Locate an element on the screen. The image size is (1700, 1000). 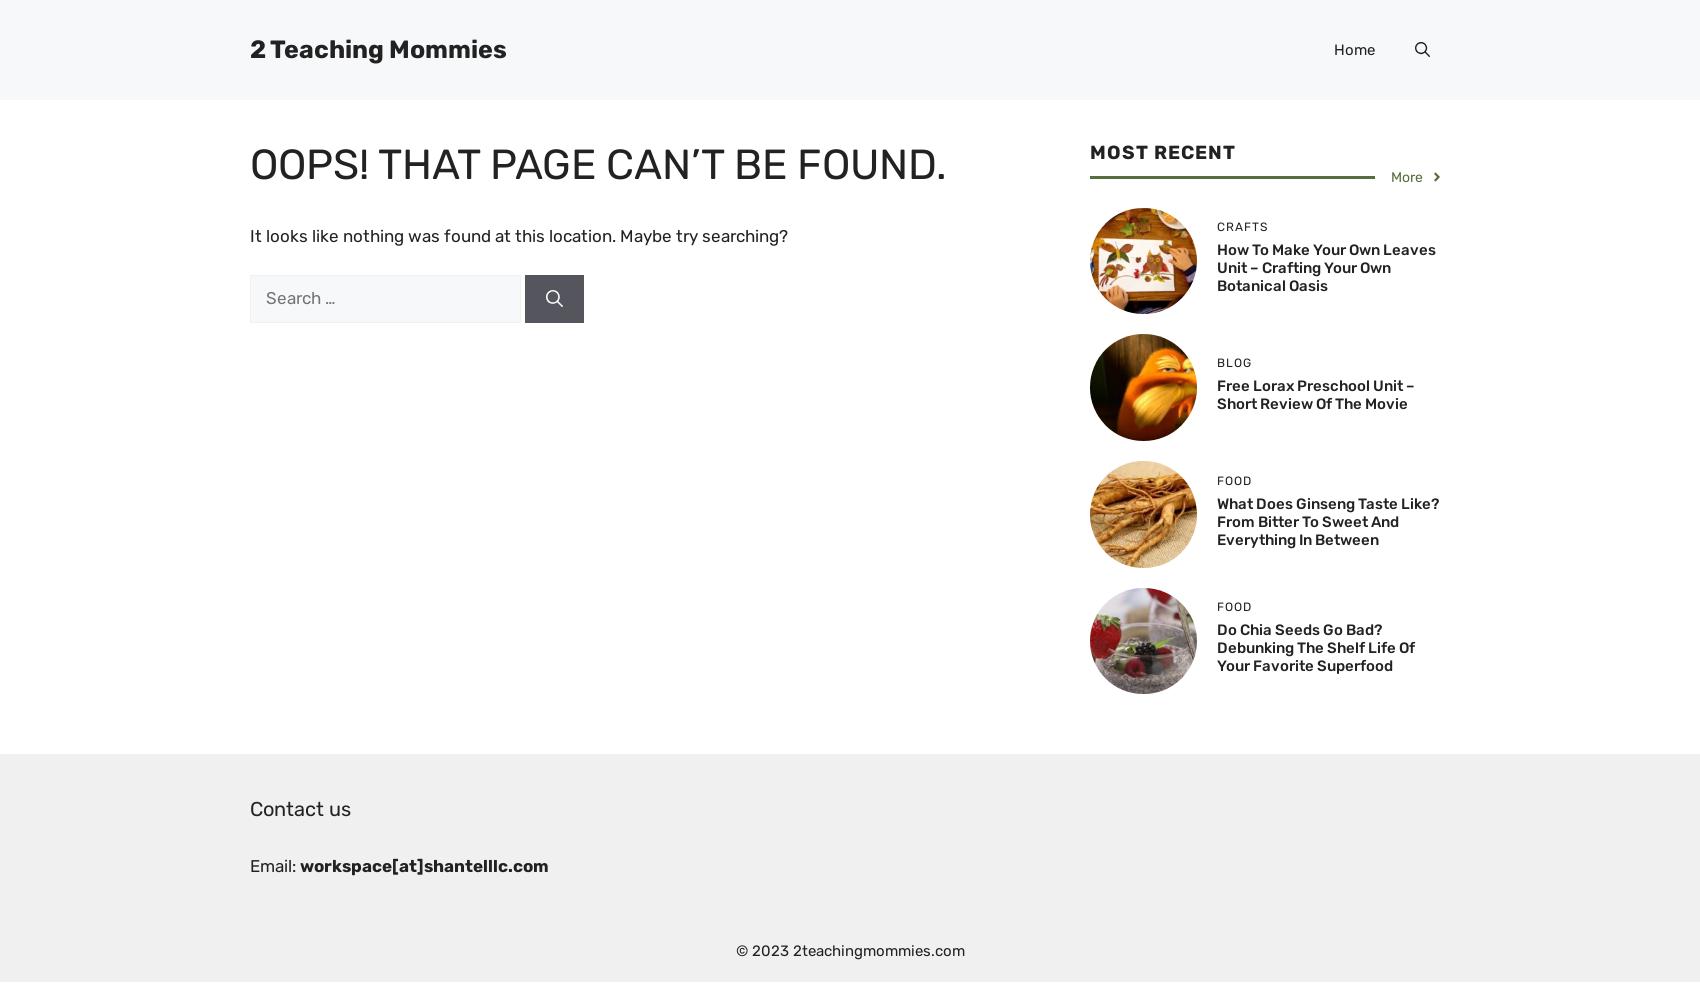
'More' is located at coordinates (1405, 176).